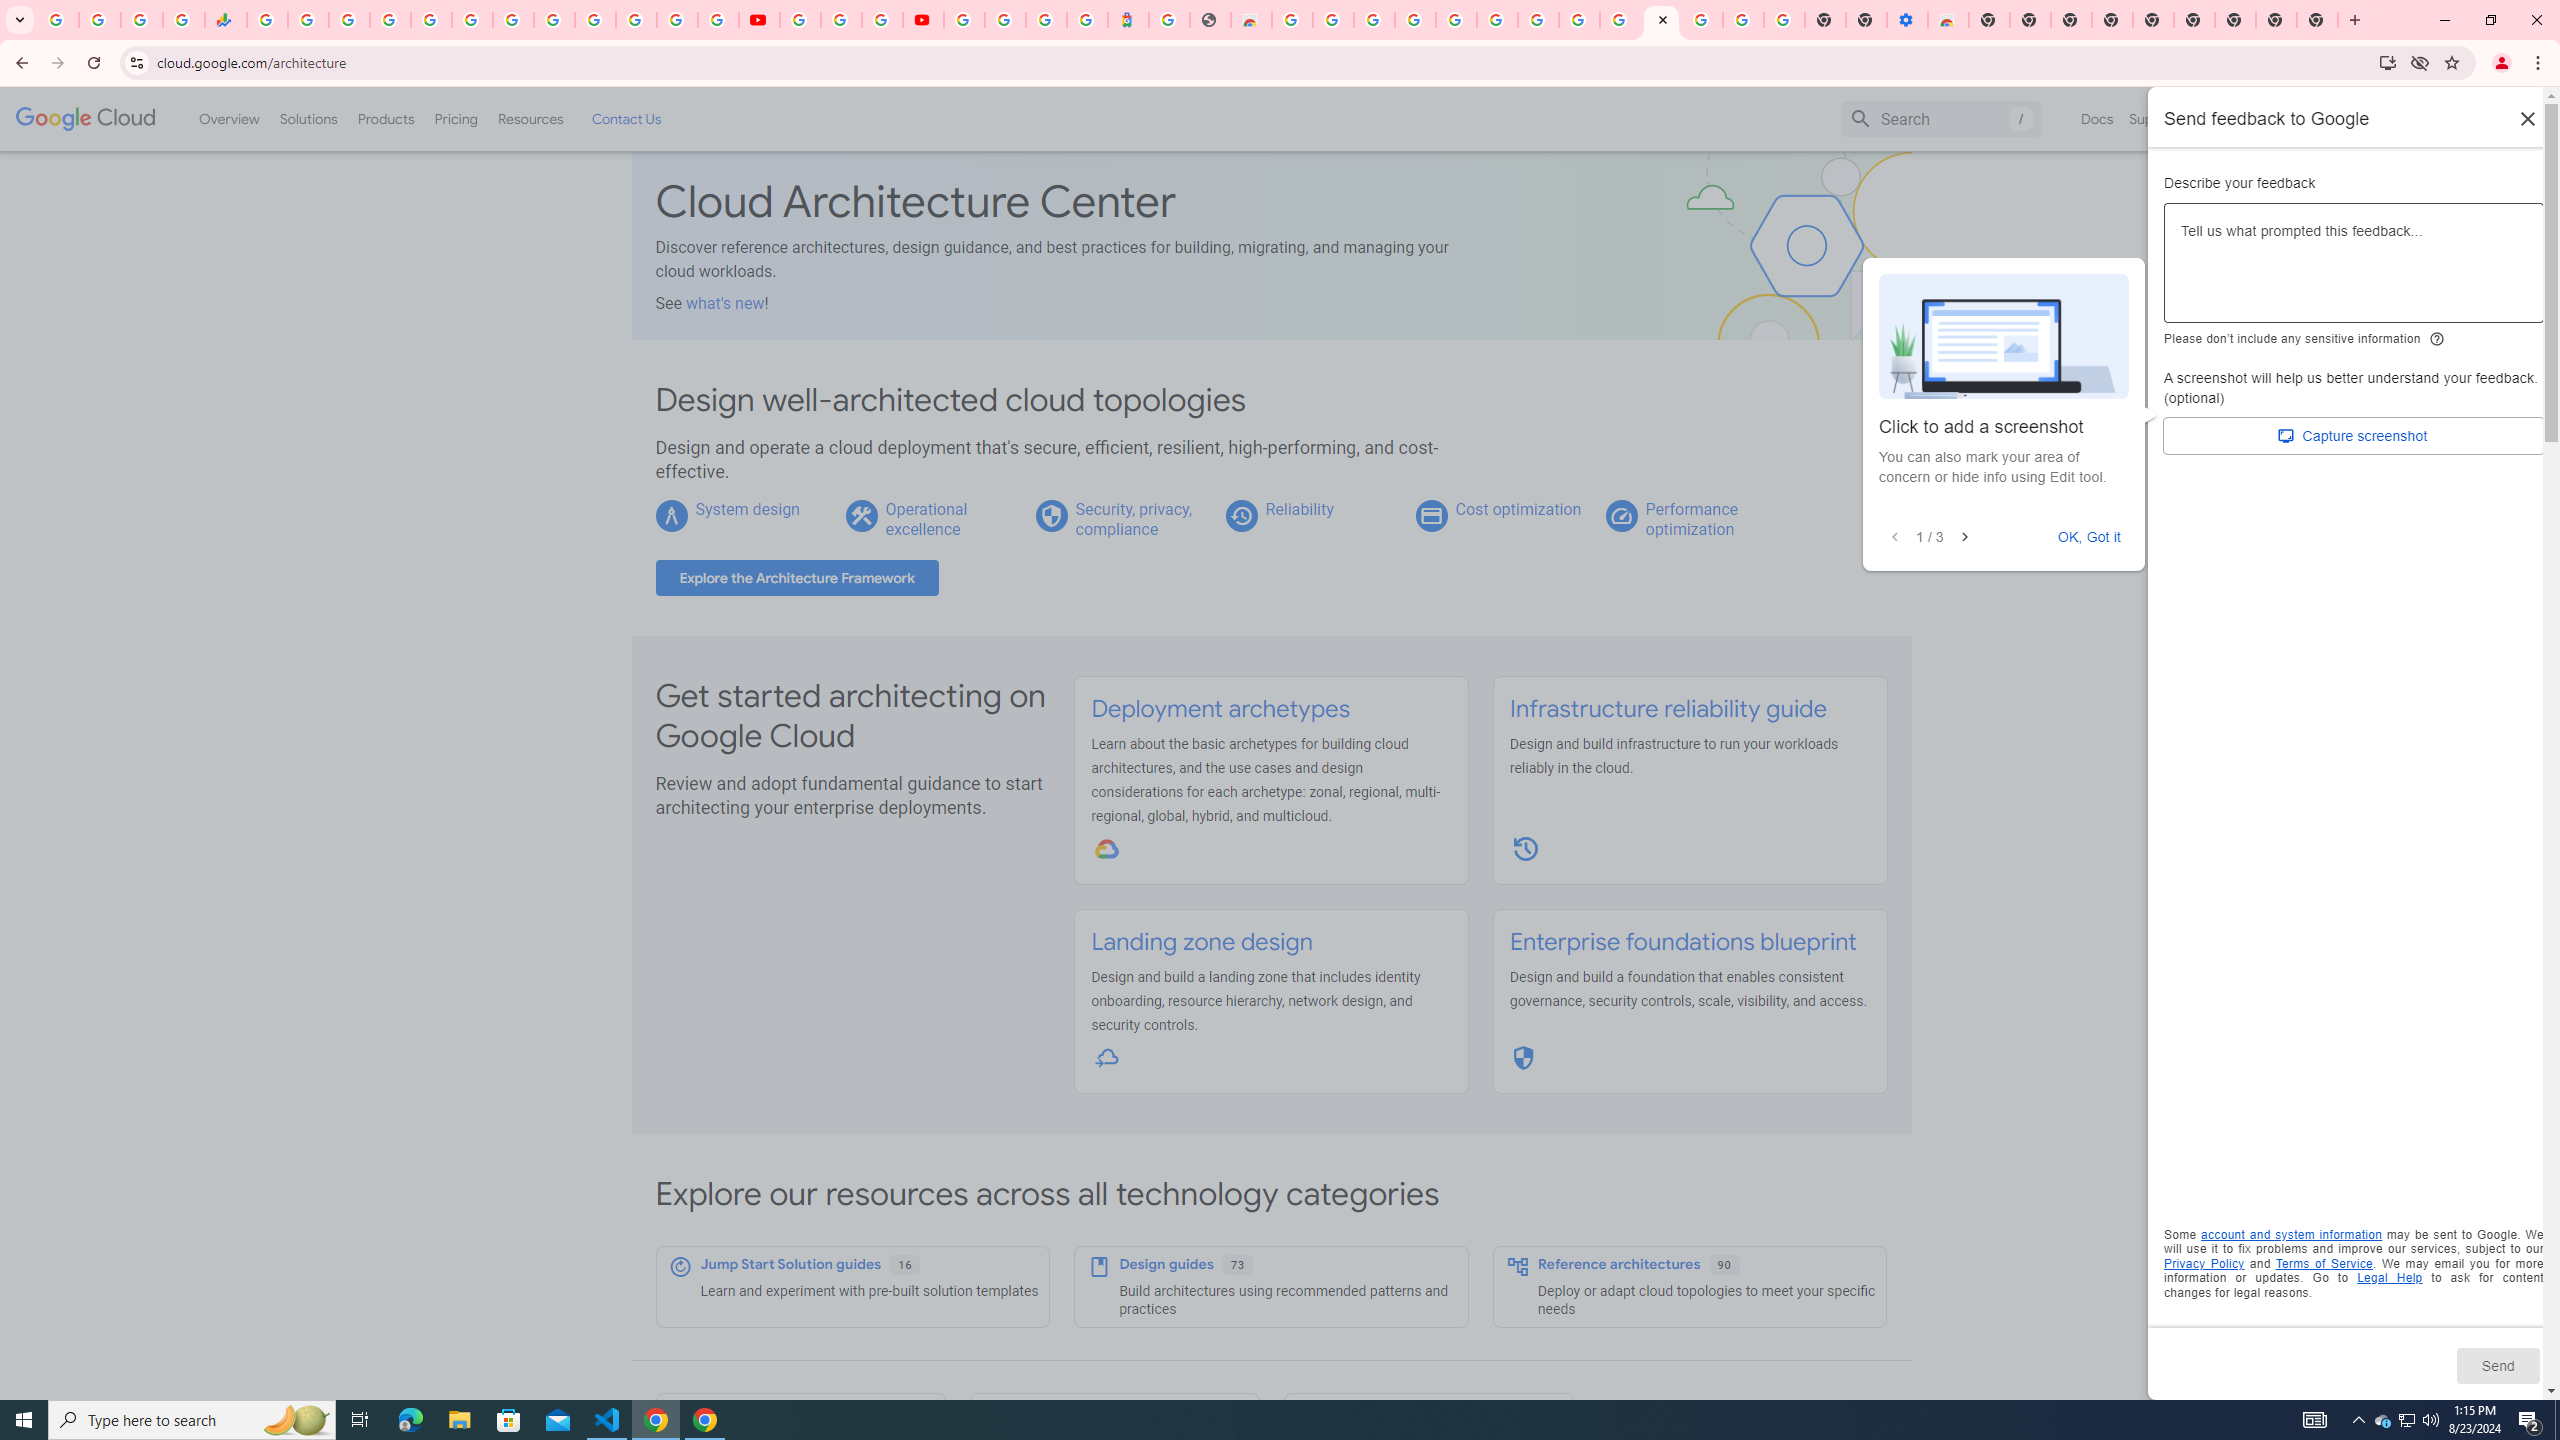  Describe the element at coordinates (1893, 536) in the screenshot. I see `'Previous'` at that location.